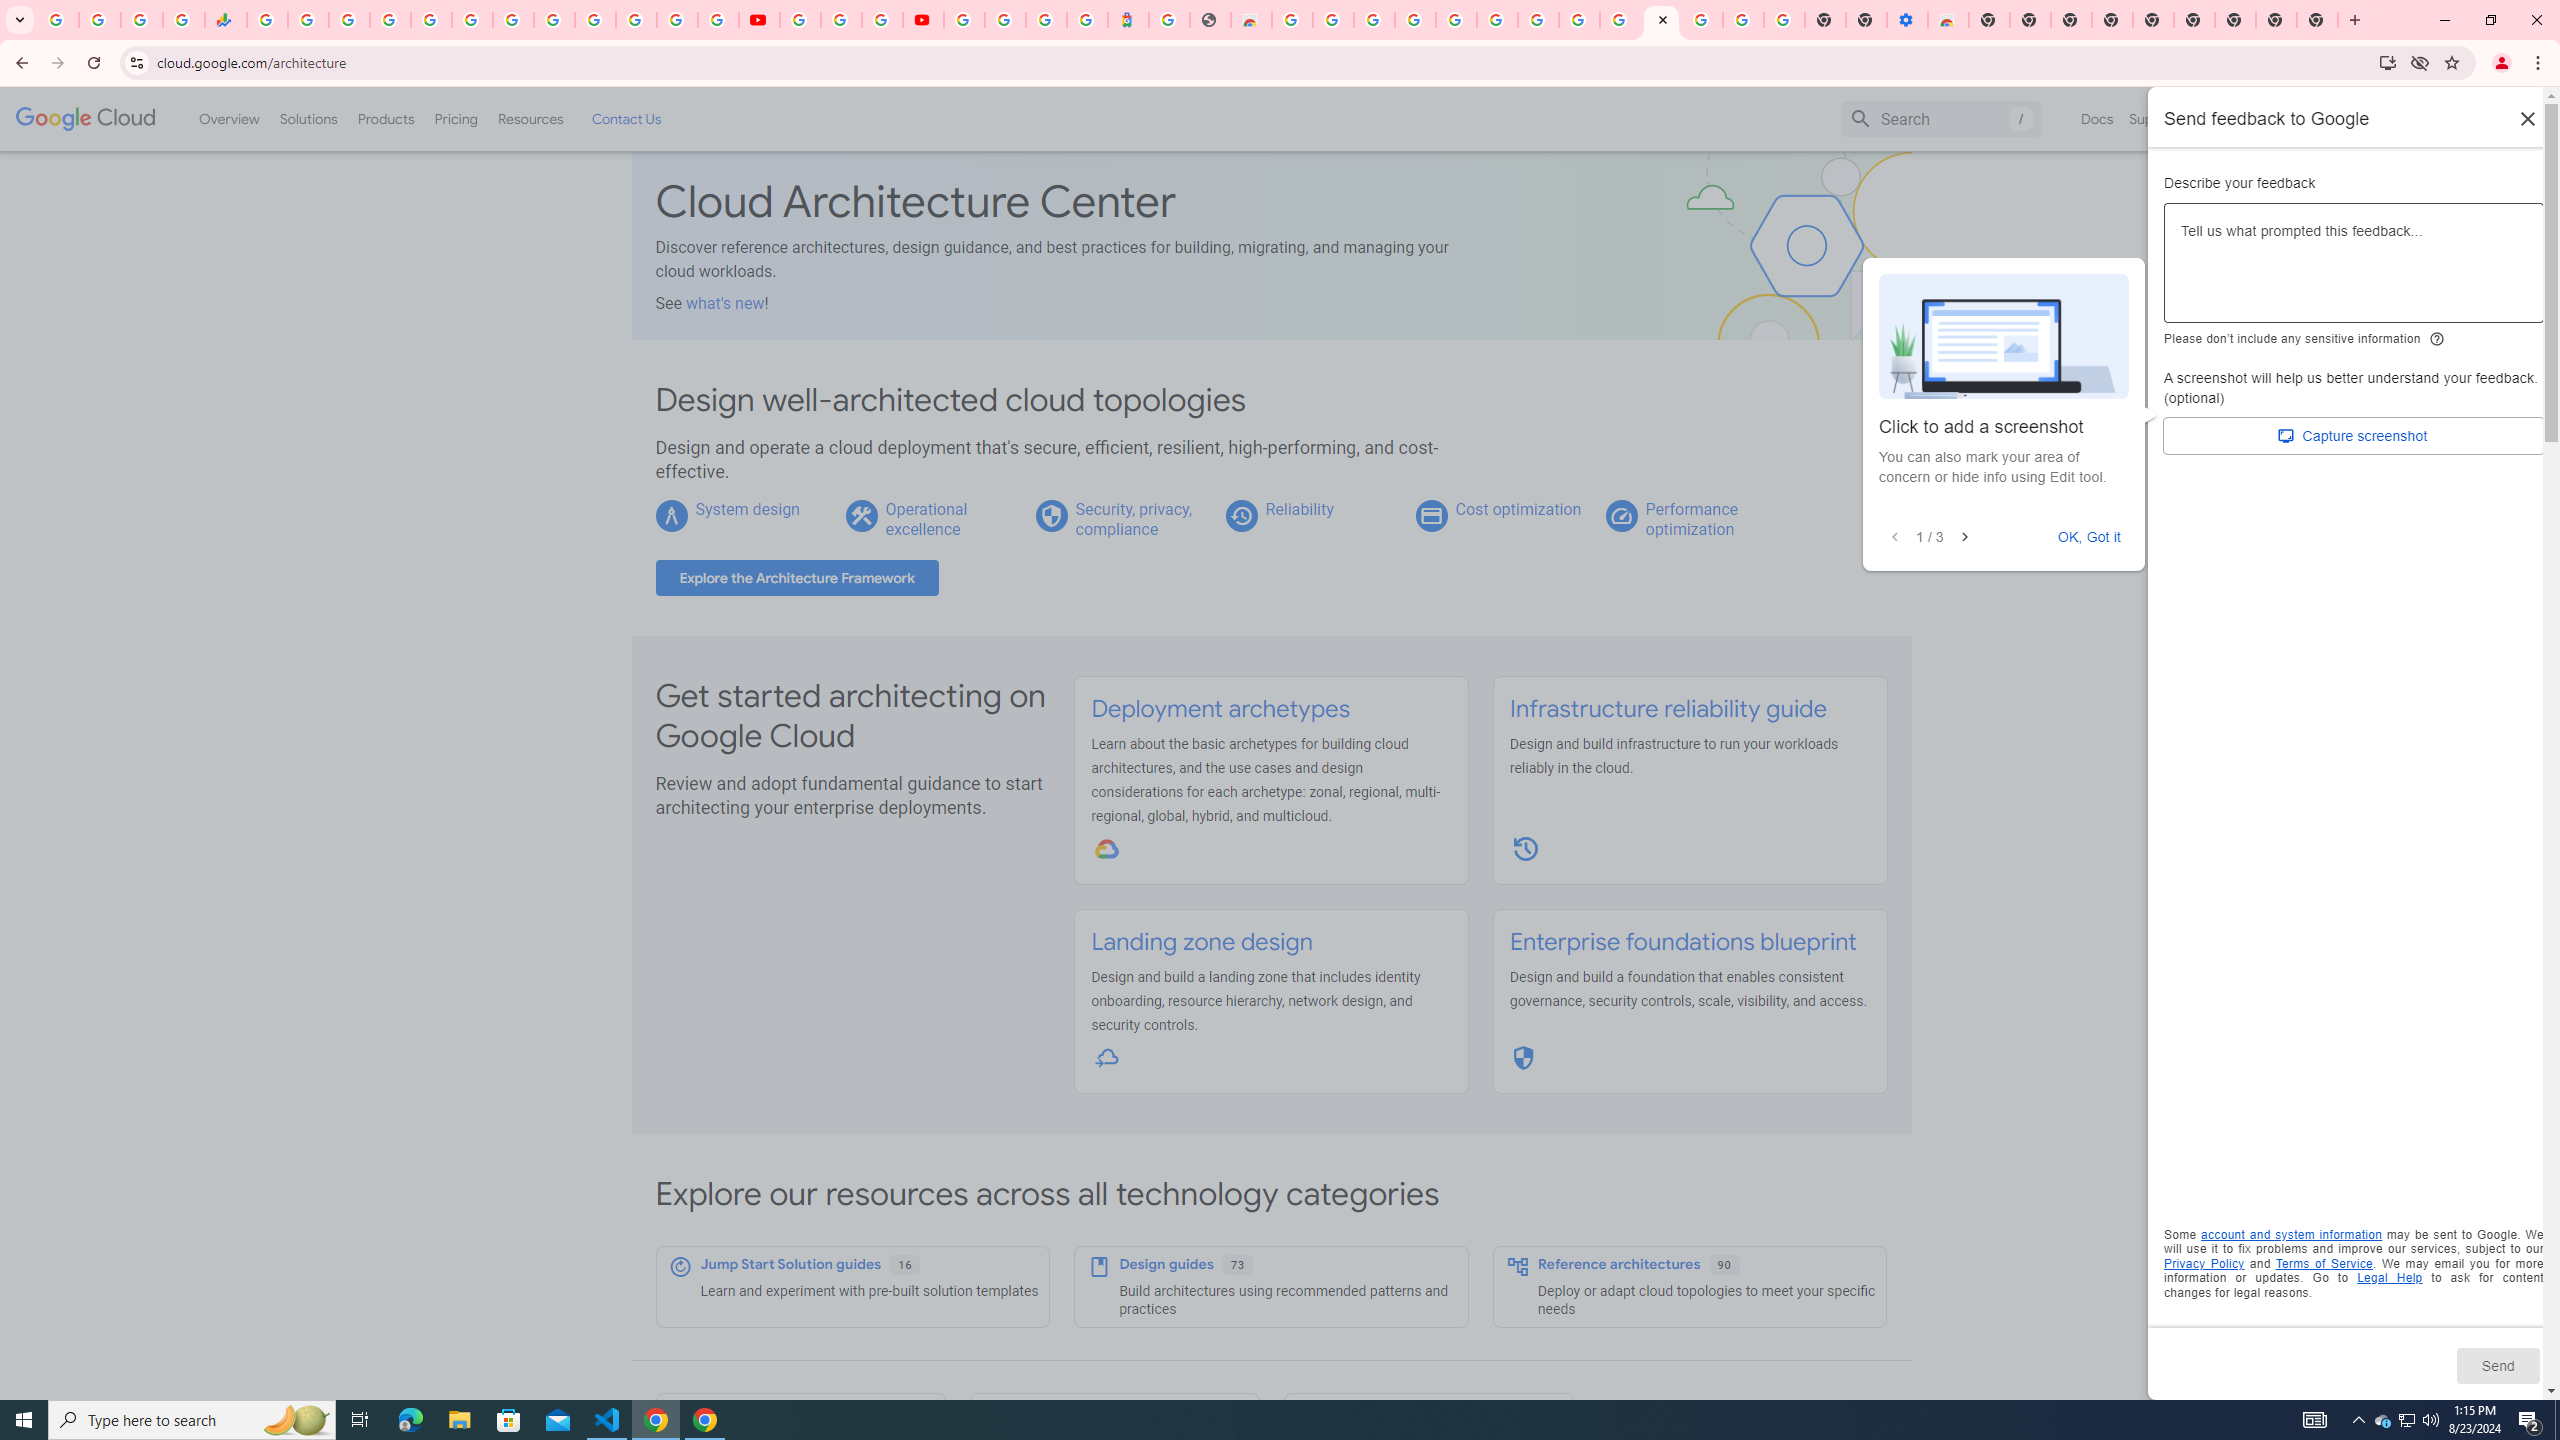  Describe the element at coordinates (1893, 536) in the screenshot. I see `'Previous'` at that location.